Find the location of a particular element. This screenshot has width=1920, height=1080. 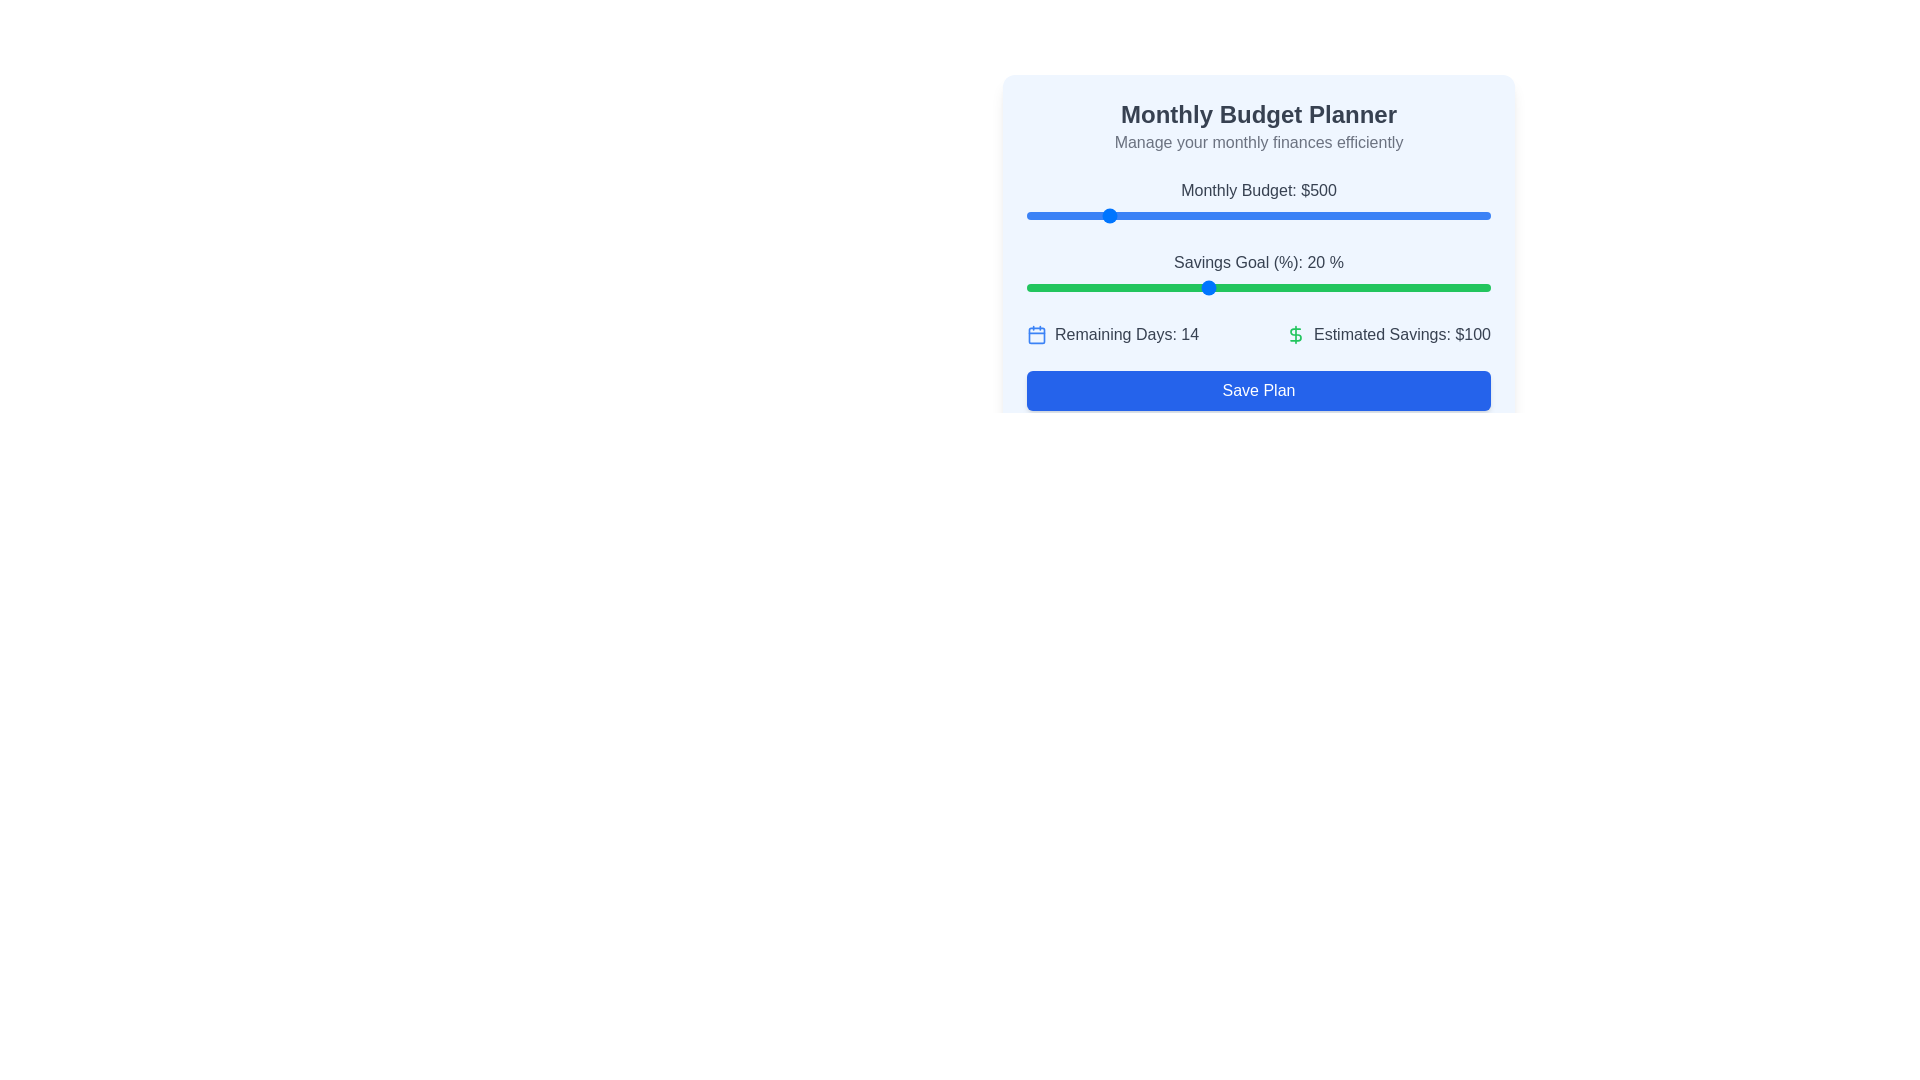

the Savings Goal (%) is located at coordinates (1101, 288).